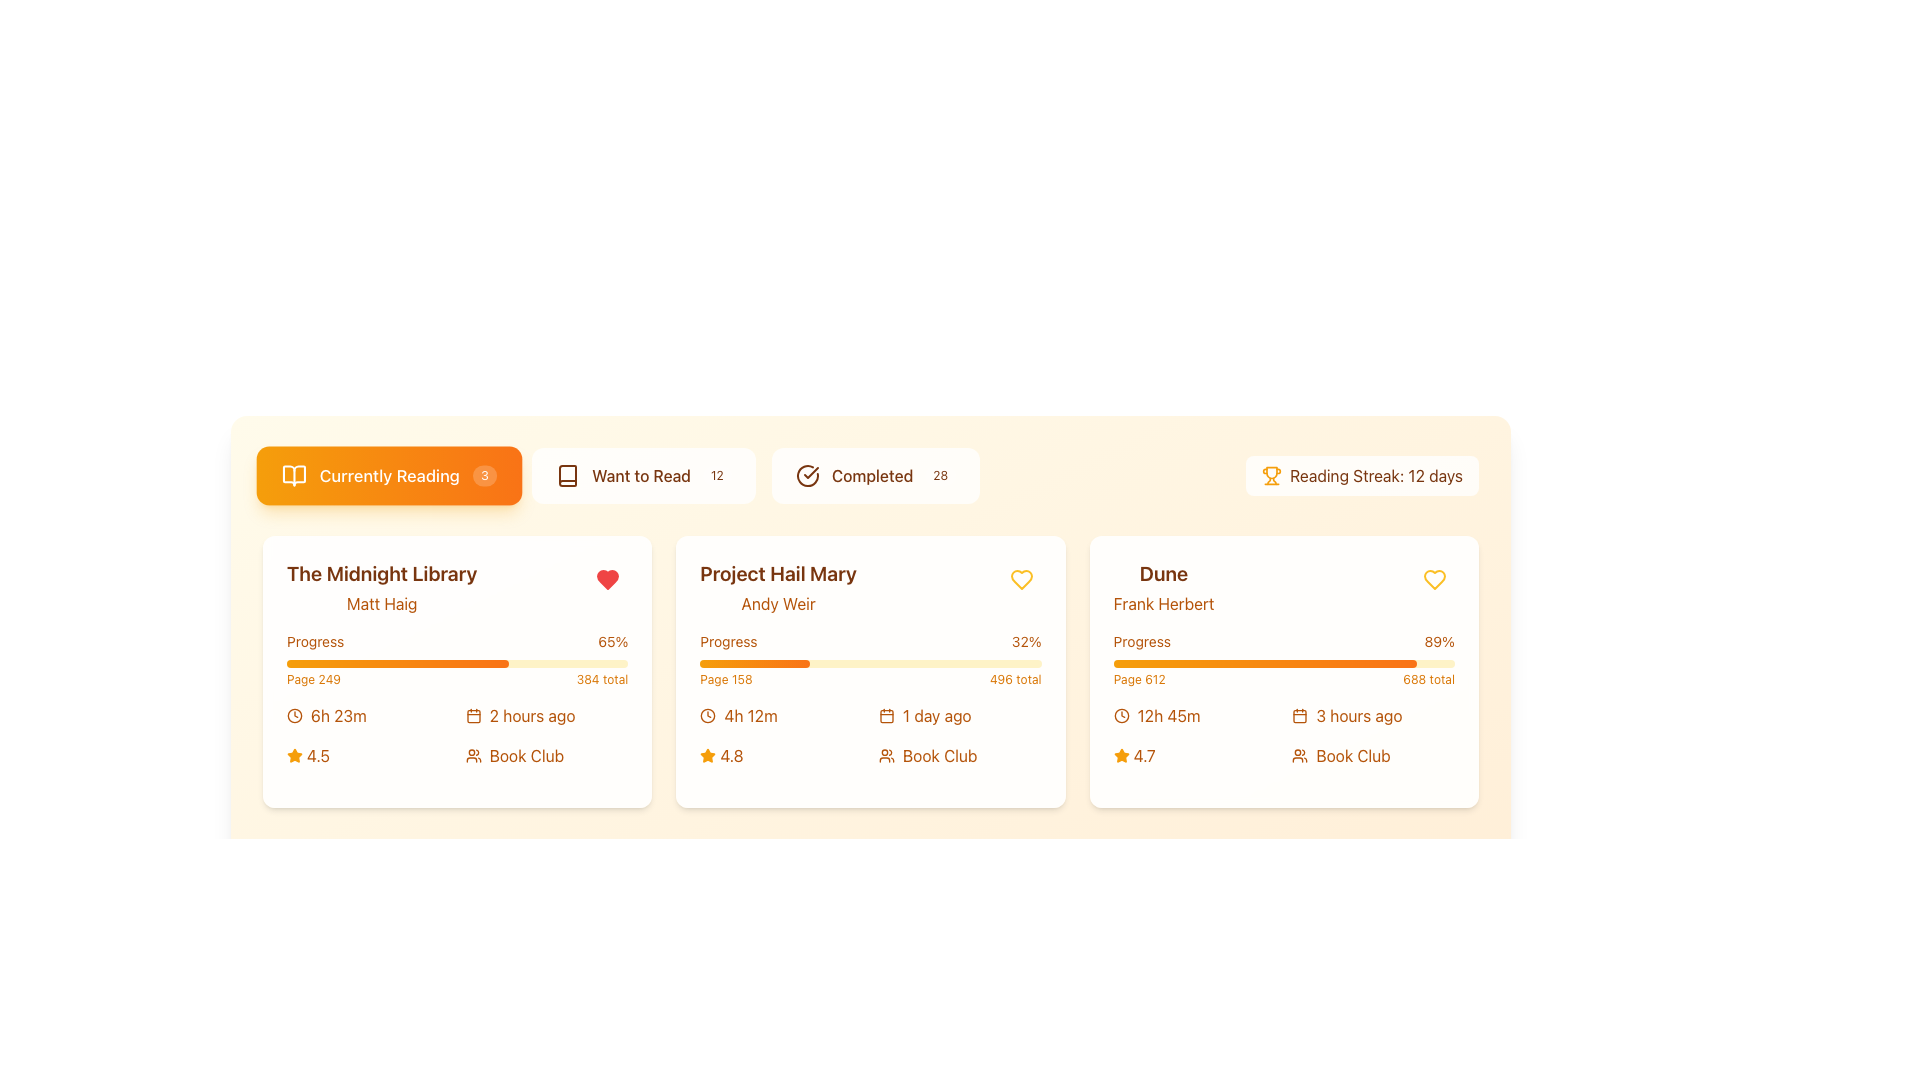 The image size is (1920, 1080). What do you see at coordinates (389, 475) in the screenshot?
I see `the button labeled 'Currently Reading' which features an open book icon and a badge displaying the number '3'` at bounding box center [389, 475].